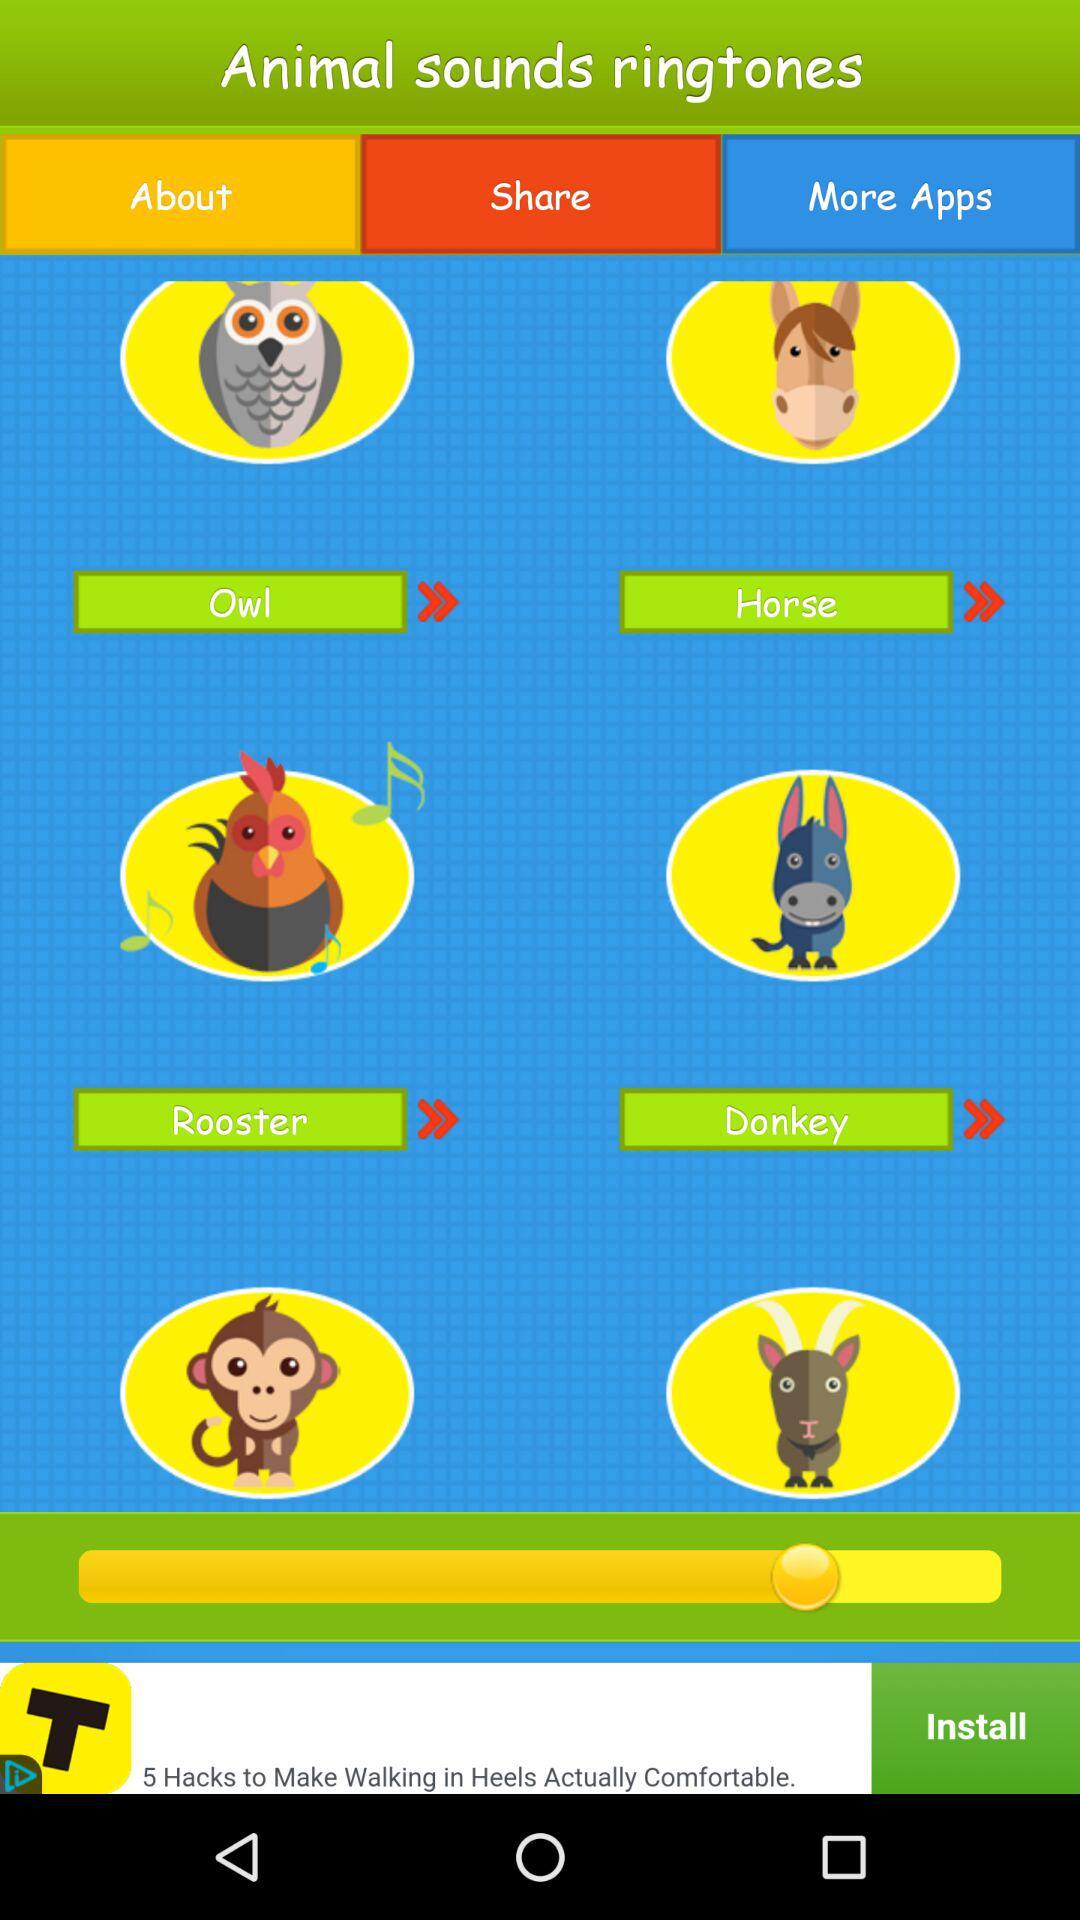 The image size is (1080, 1920). What do you see at coordinates (540, 194) in the screenshot?
I see `the item next to more apps button` at bounding box center [540, 194].